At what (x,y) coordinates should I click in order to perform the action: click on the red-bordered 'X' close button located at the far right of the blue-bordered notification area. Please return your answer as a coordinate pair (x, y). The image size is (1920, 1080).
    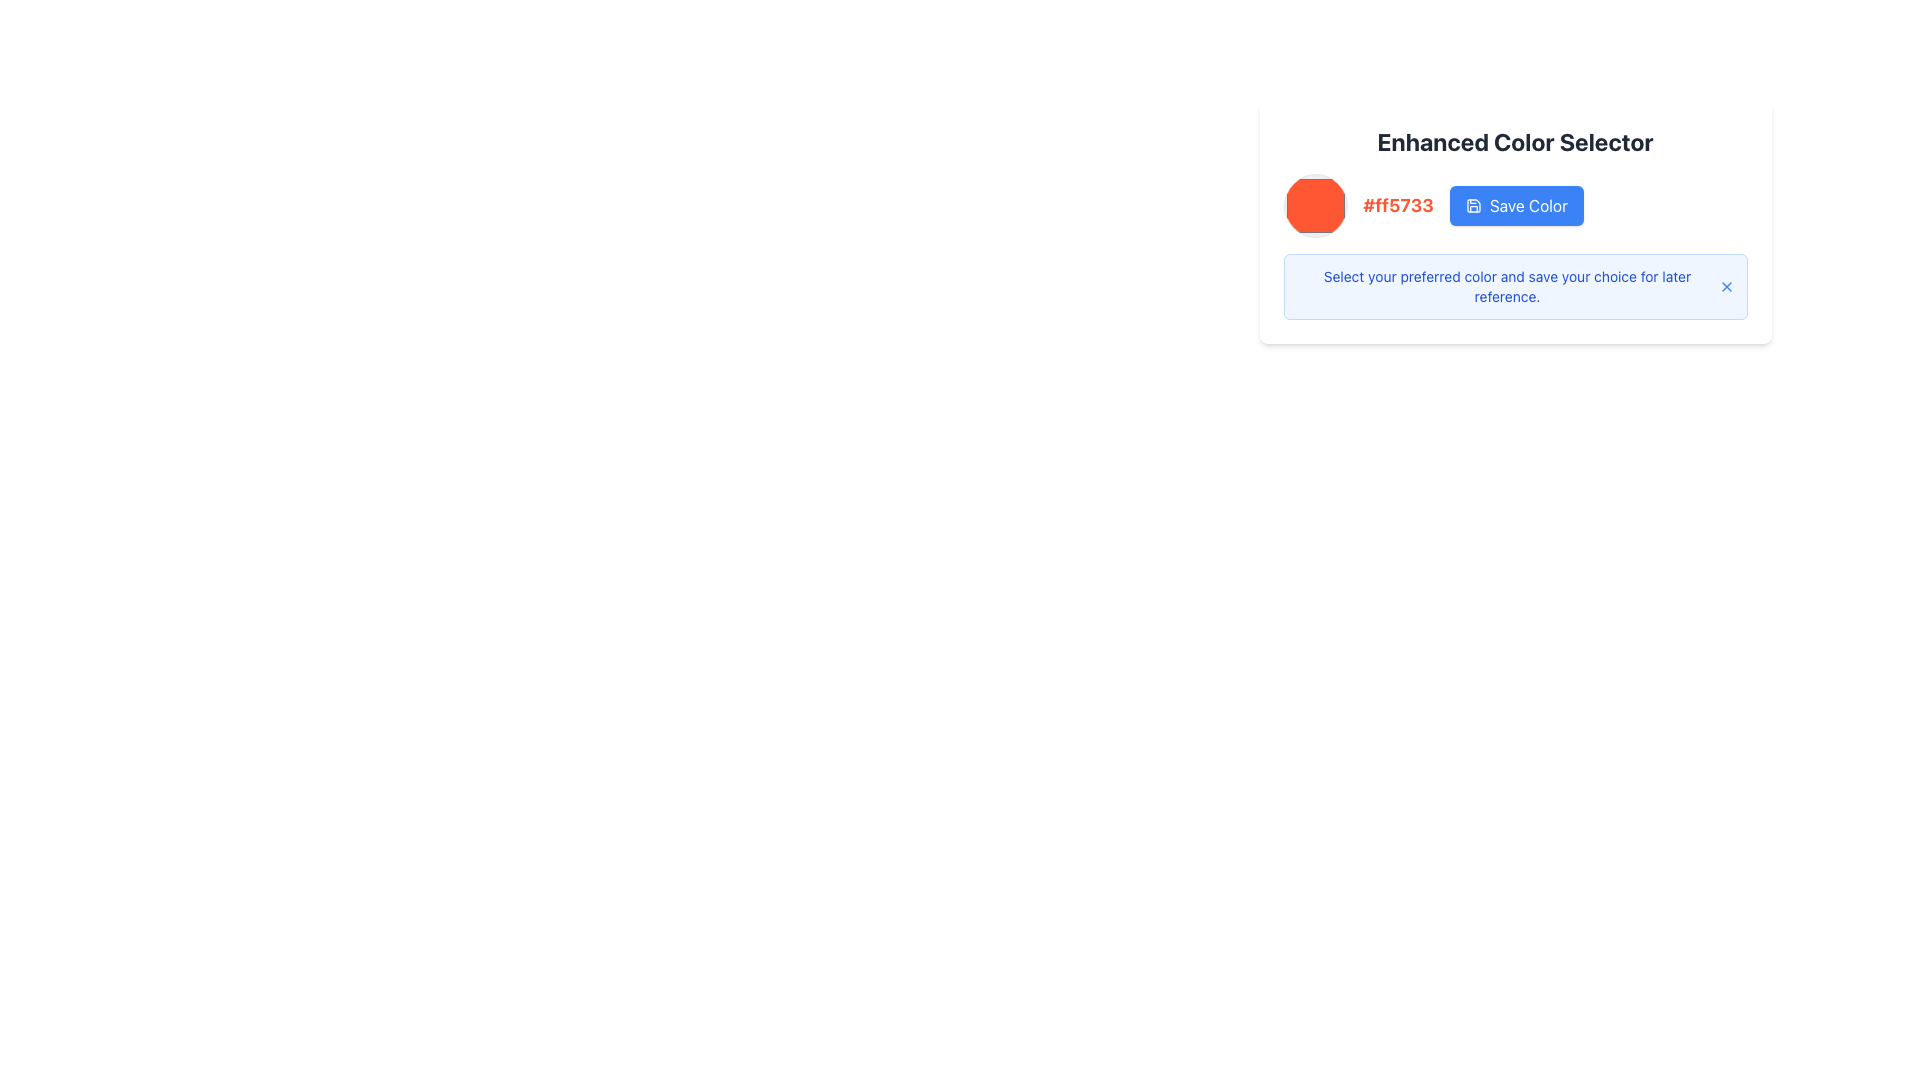
    Looking at the image, I should click on (1725, 286).